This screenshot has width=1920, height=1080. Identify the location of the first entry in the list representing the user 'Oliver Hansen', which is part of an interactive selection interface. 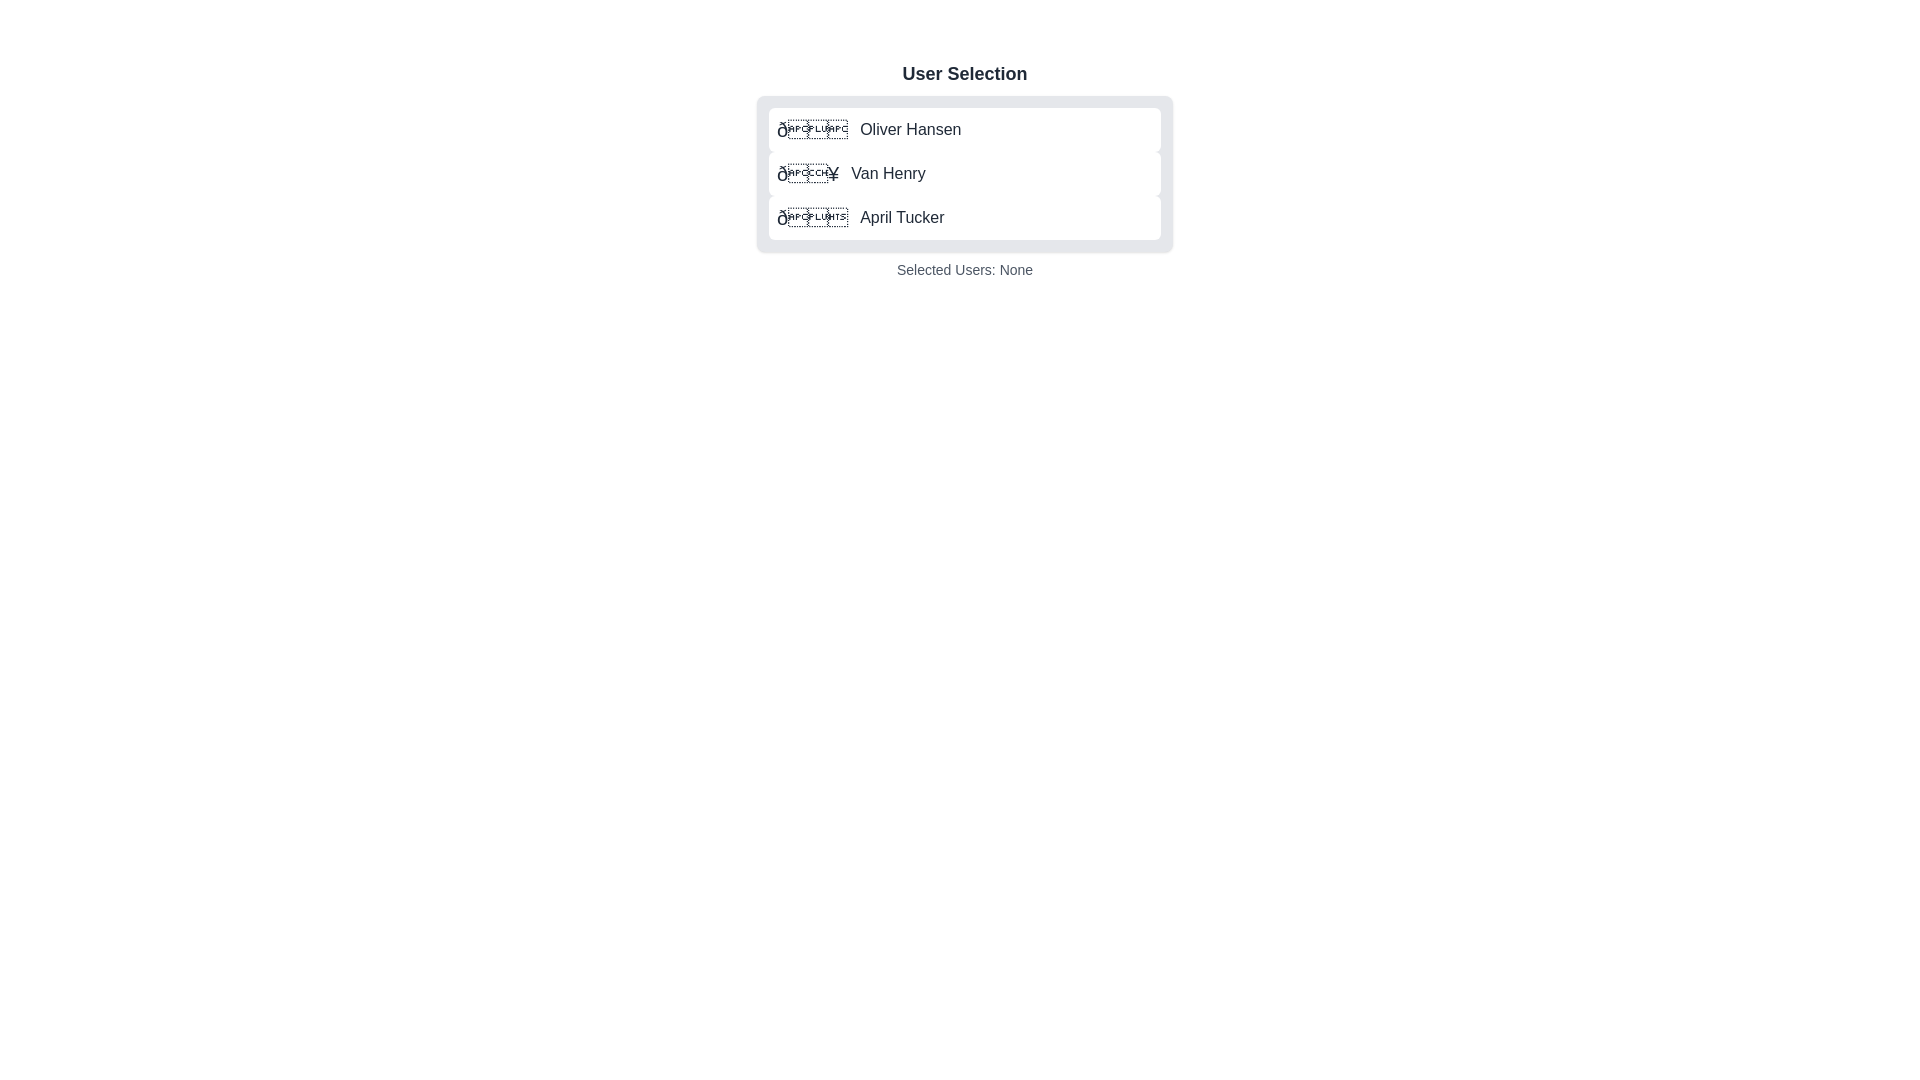
(869, 130).